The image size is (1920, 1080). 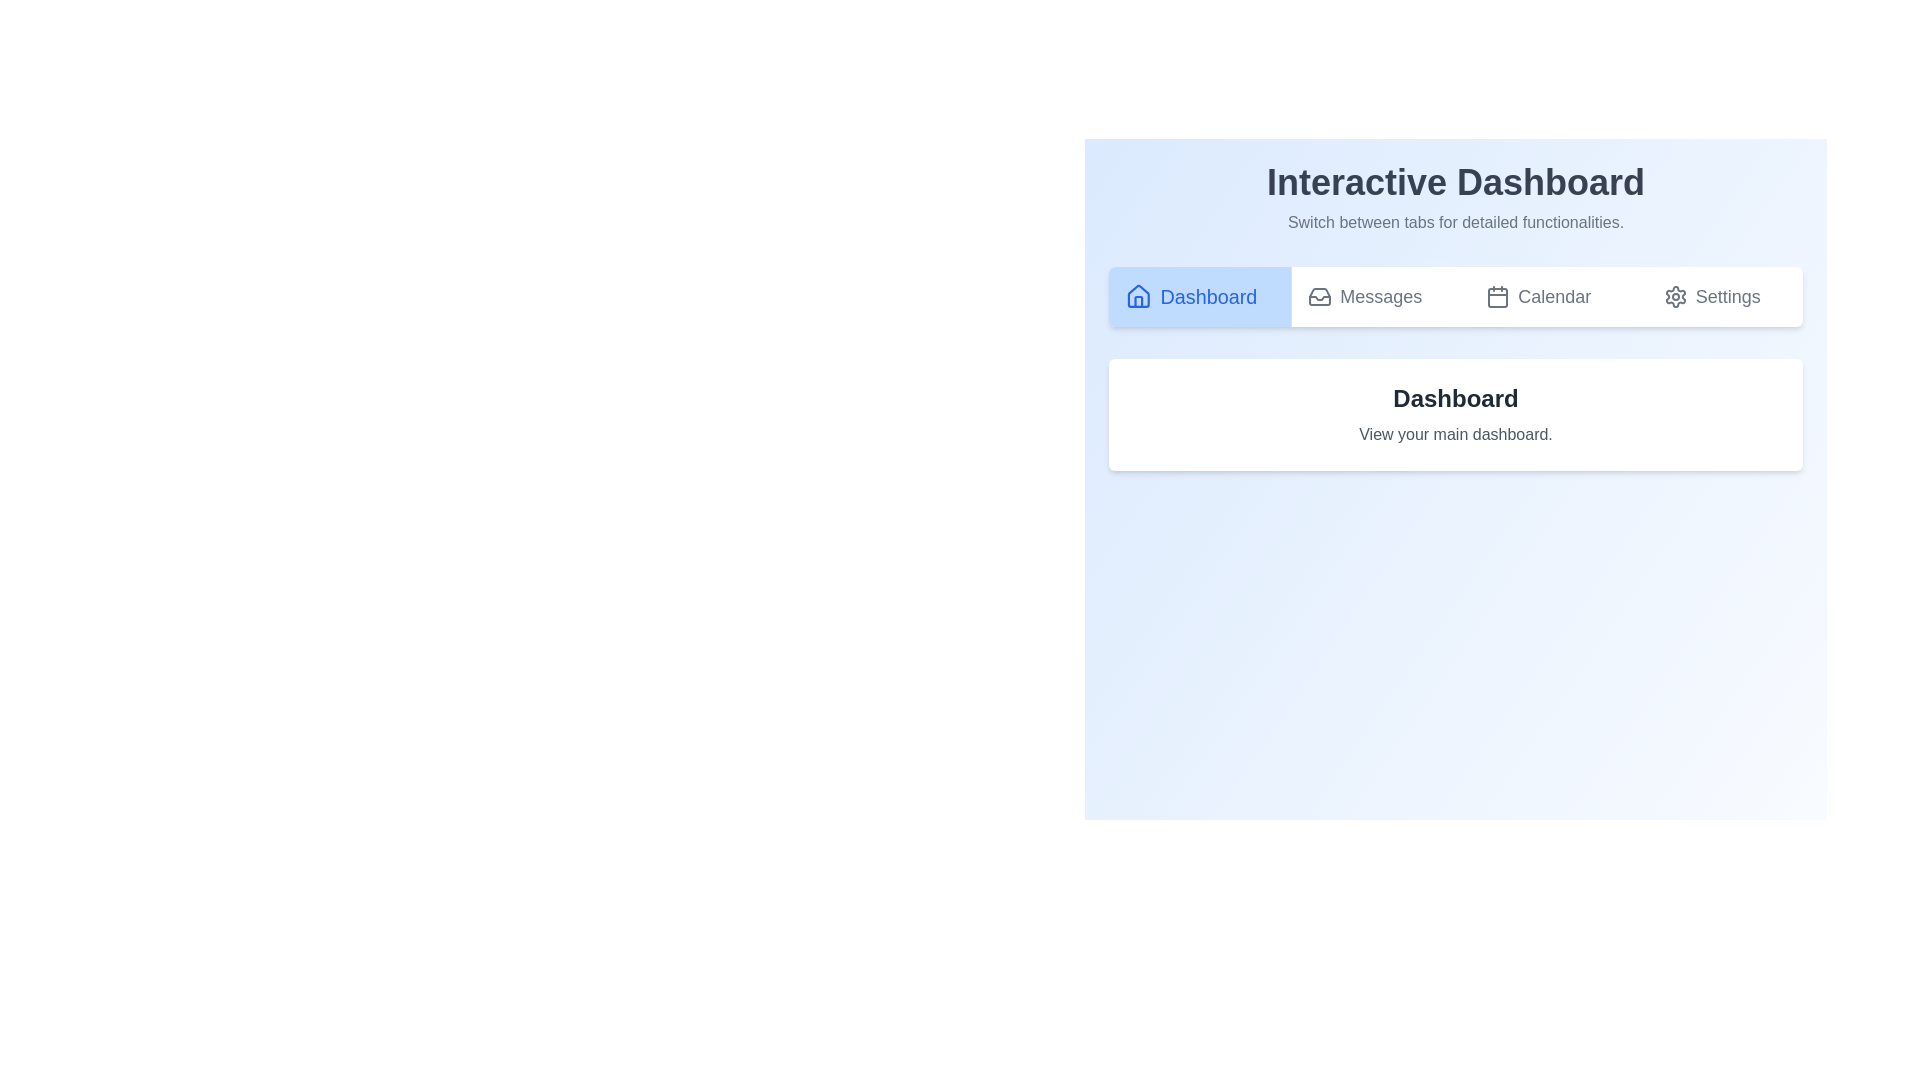 What do you see at coordinates (1368, 297) in the screenshot?
I see `the 'Messages' tab in the header of the application to change its color` at bounding box center [1368, 297].